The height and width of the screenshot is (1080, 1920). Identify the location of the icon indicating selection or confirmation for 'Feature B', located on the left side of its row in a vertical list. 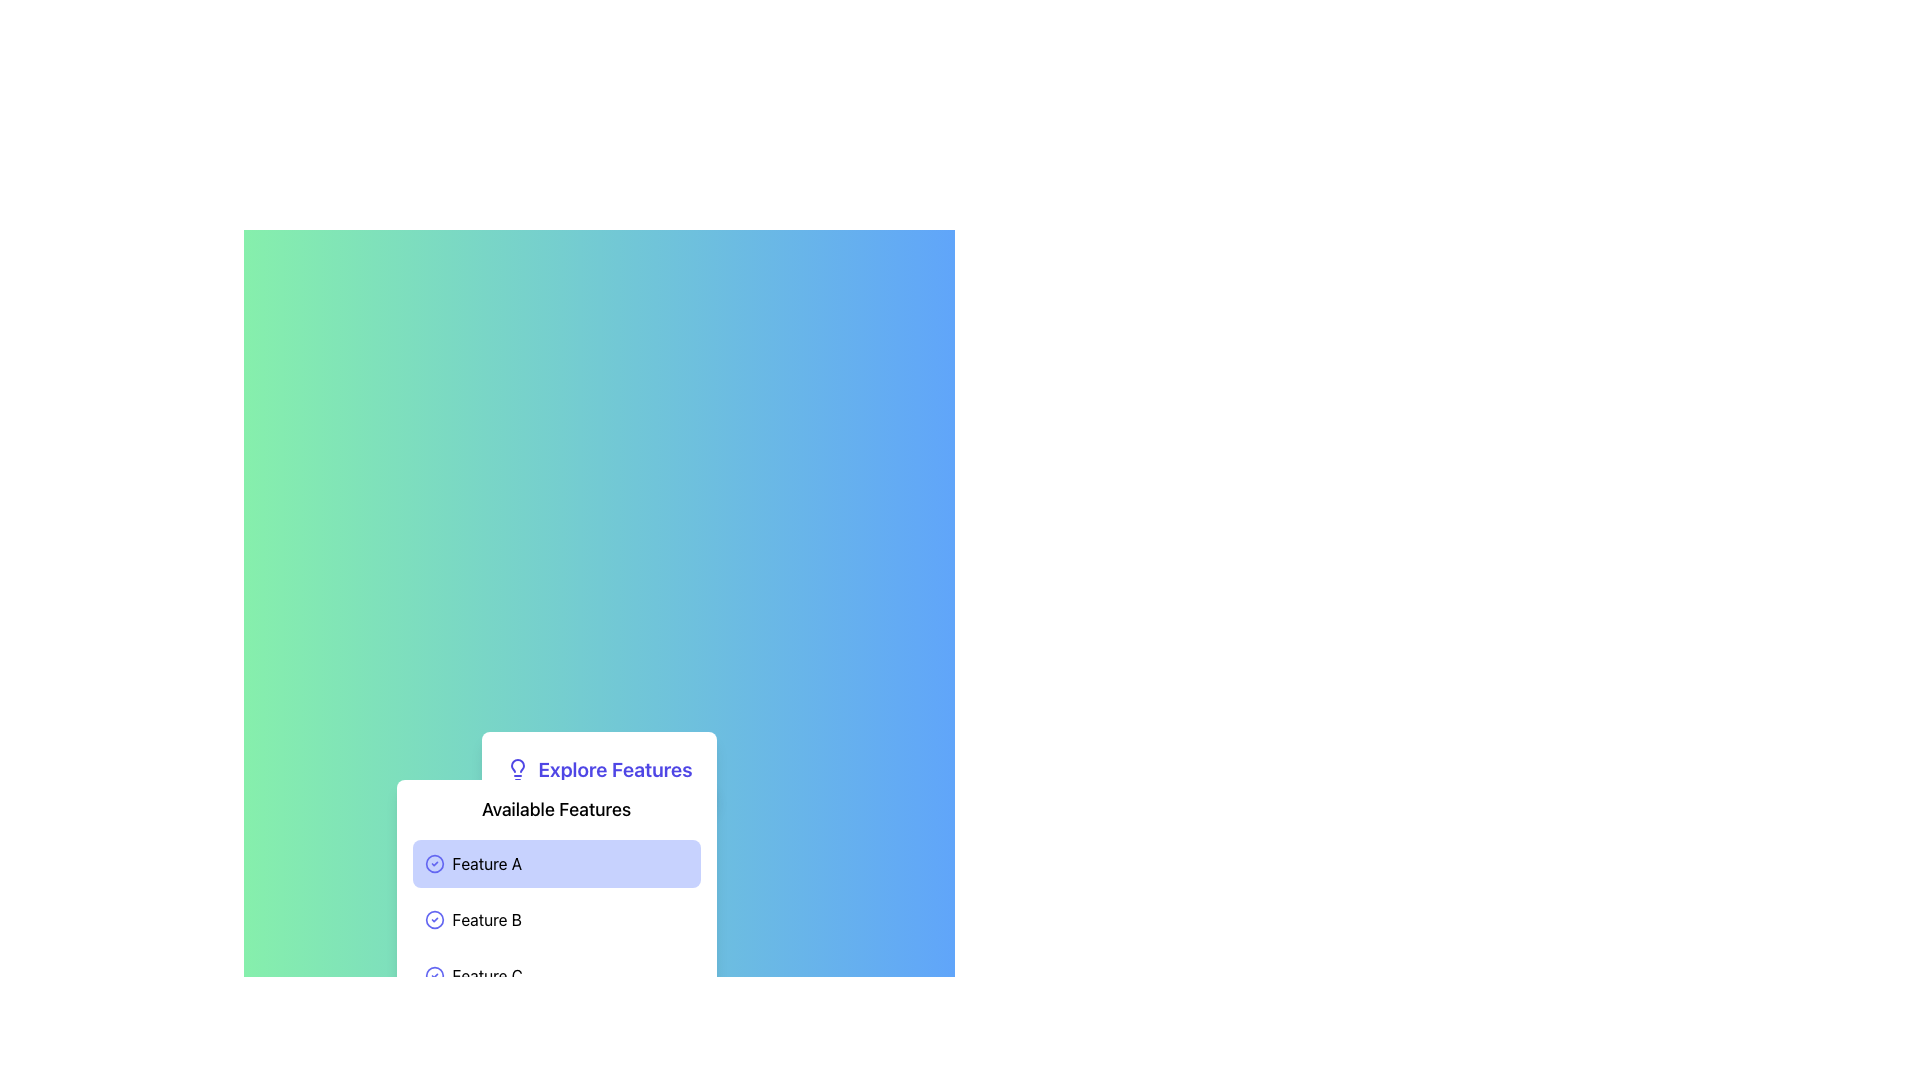
(433, 920).